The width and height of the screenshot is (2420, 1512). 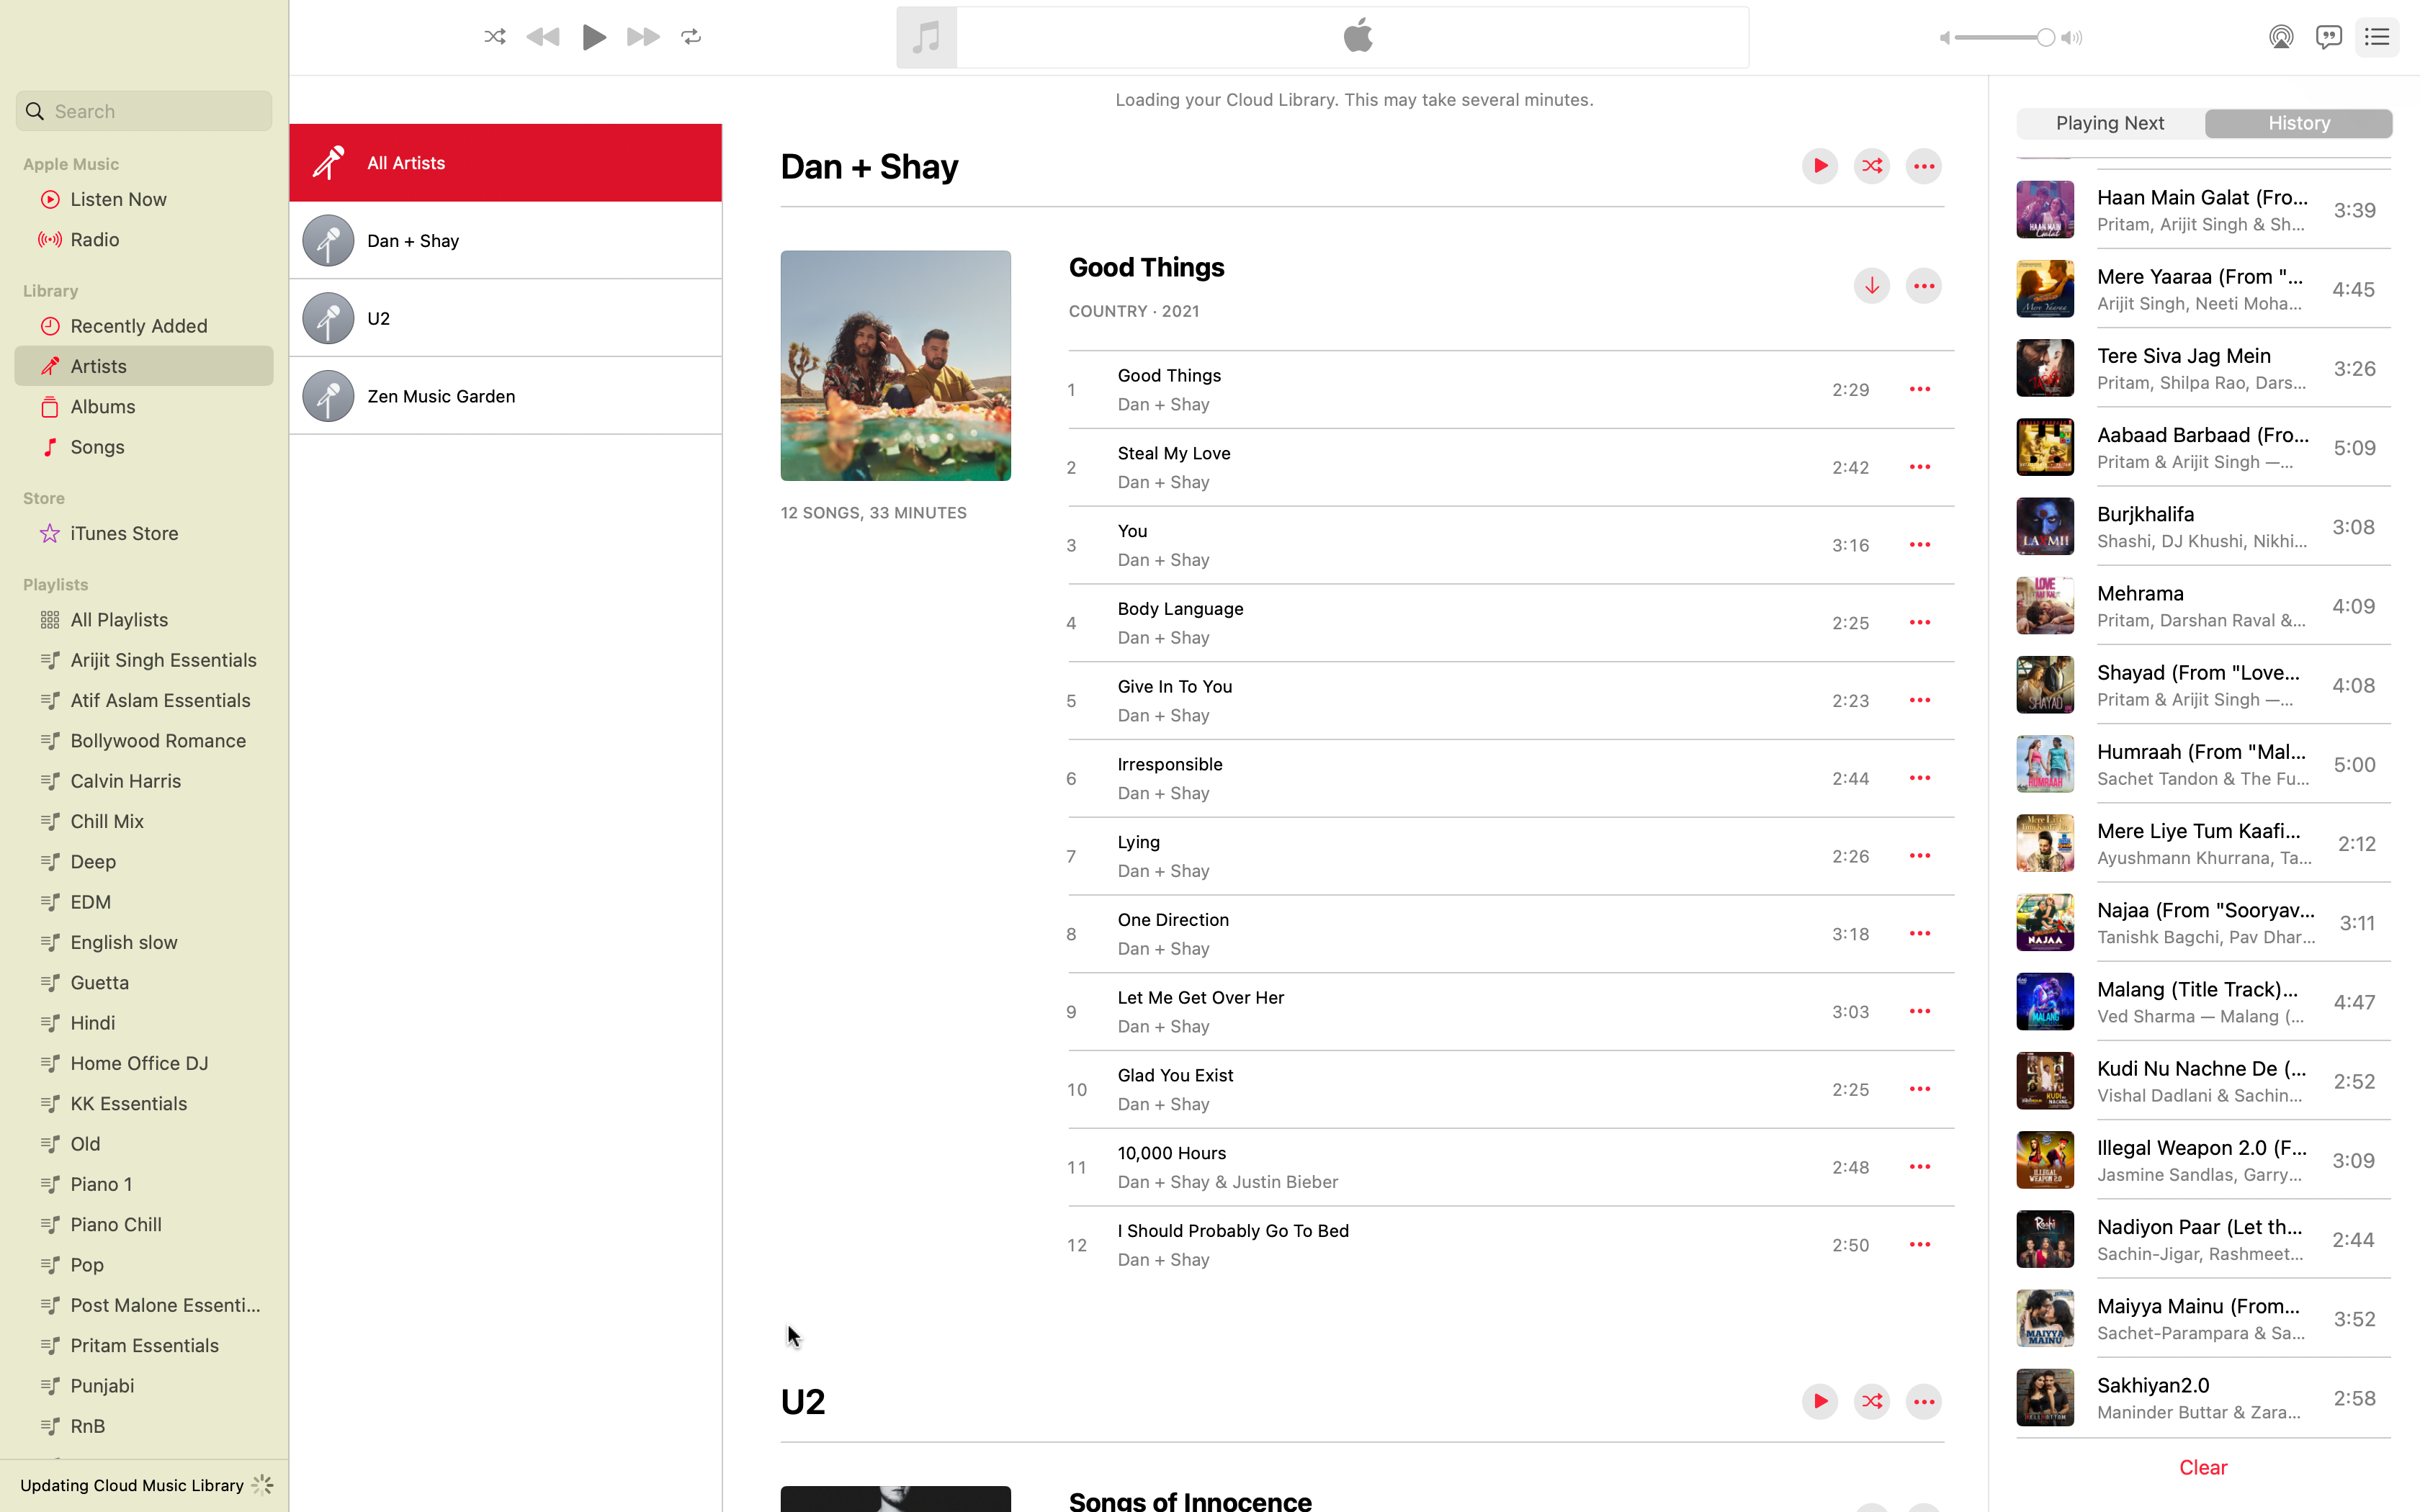 I want to click on Play the song "Irresponsible, so click(x=1465, y=777).